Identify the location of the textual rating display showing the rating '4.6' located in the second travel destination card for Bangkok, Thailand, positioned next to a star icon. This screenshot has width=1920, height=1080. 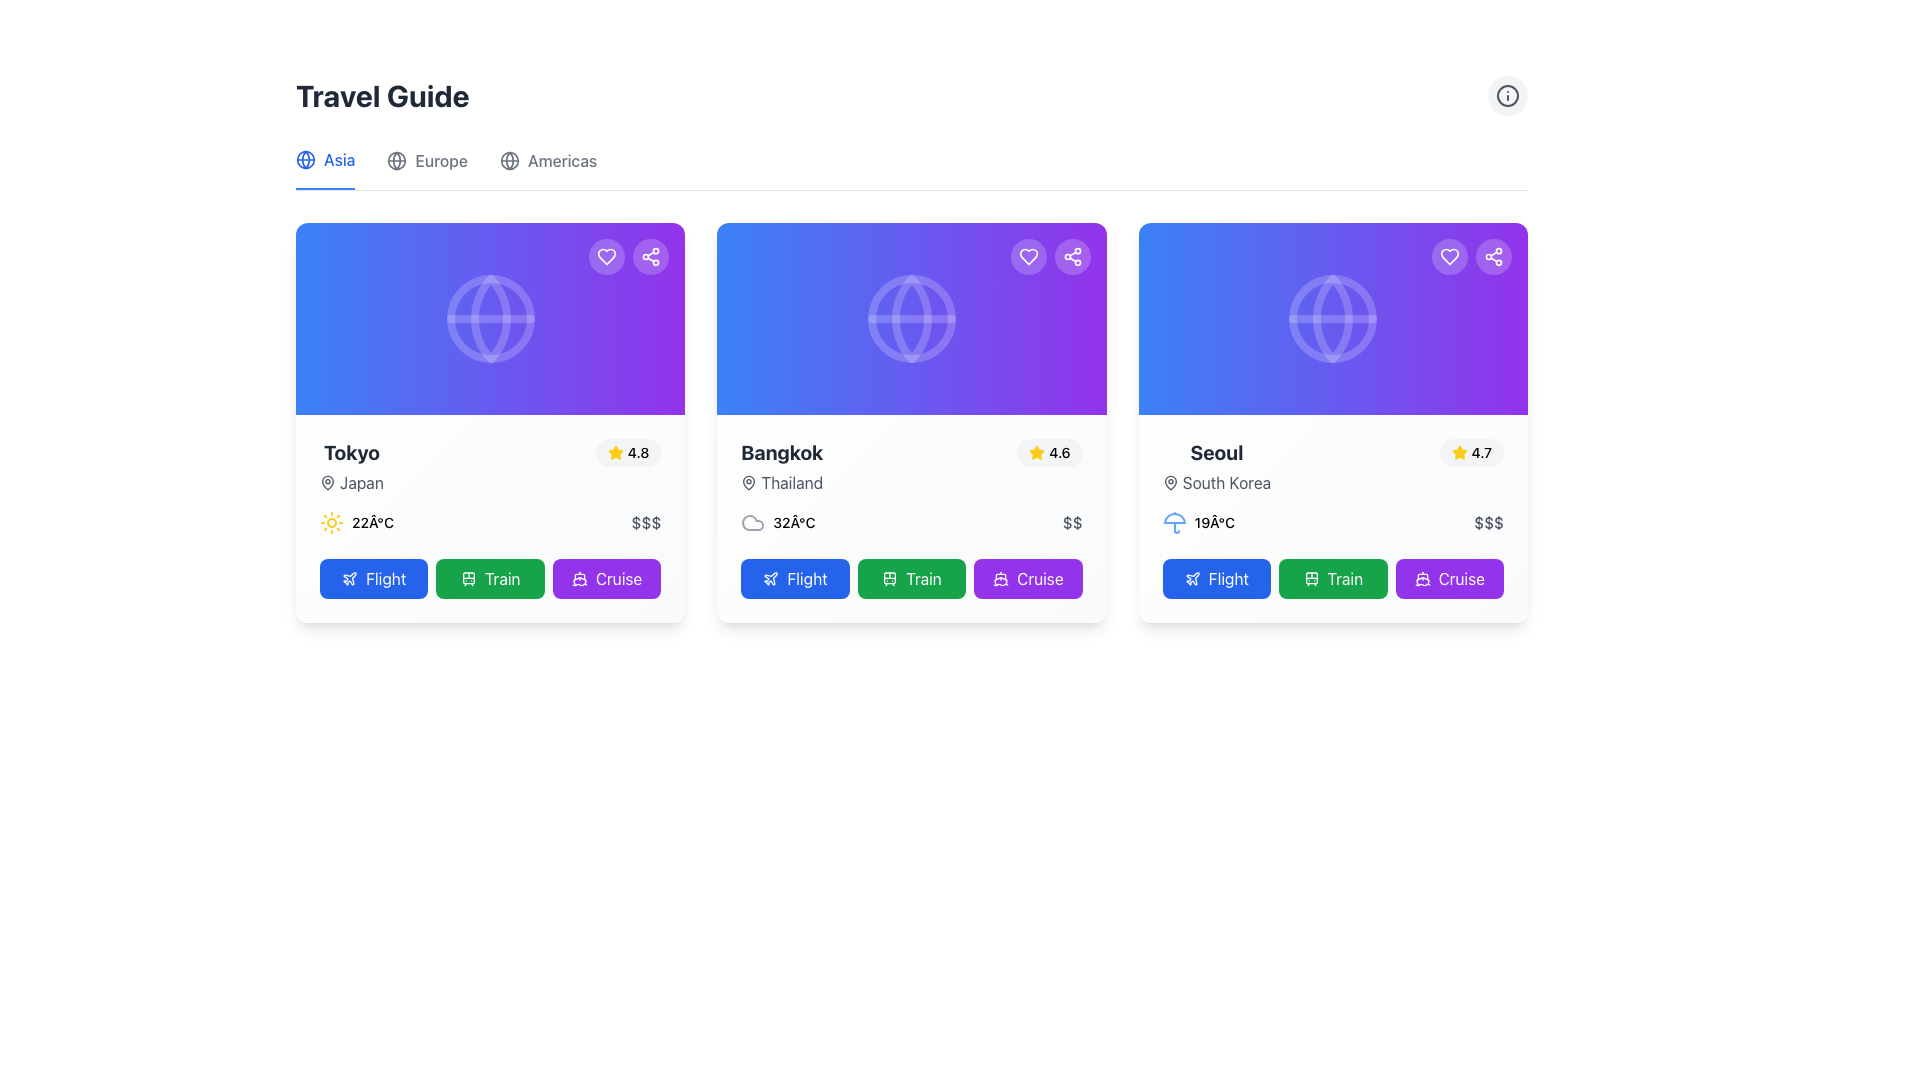
(1059, 452).